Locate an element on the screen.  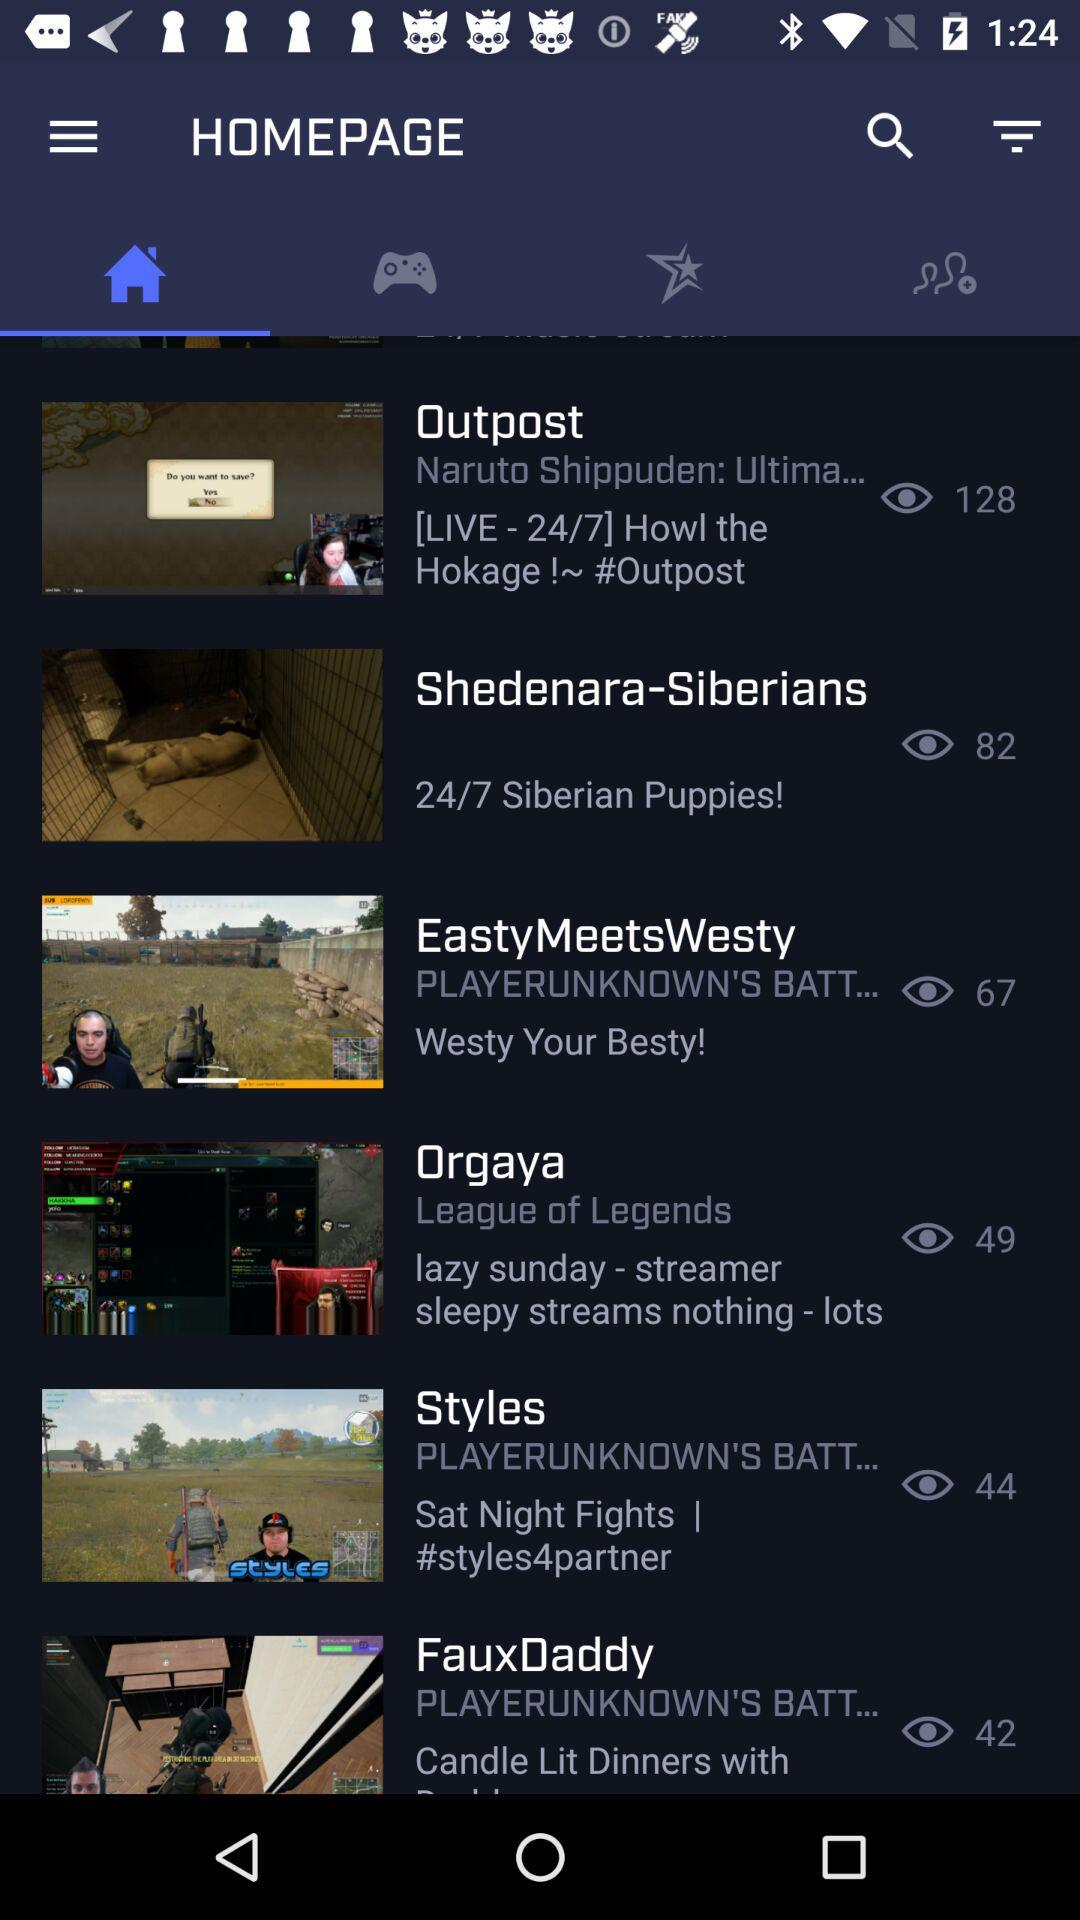
icon next to homepage item is located at coordinates (890, 135).